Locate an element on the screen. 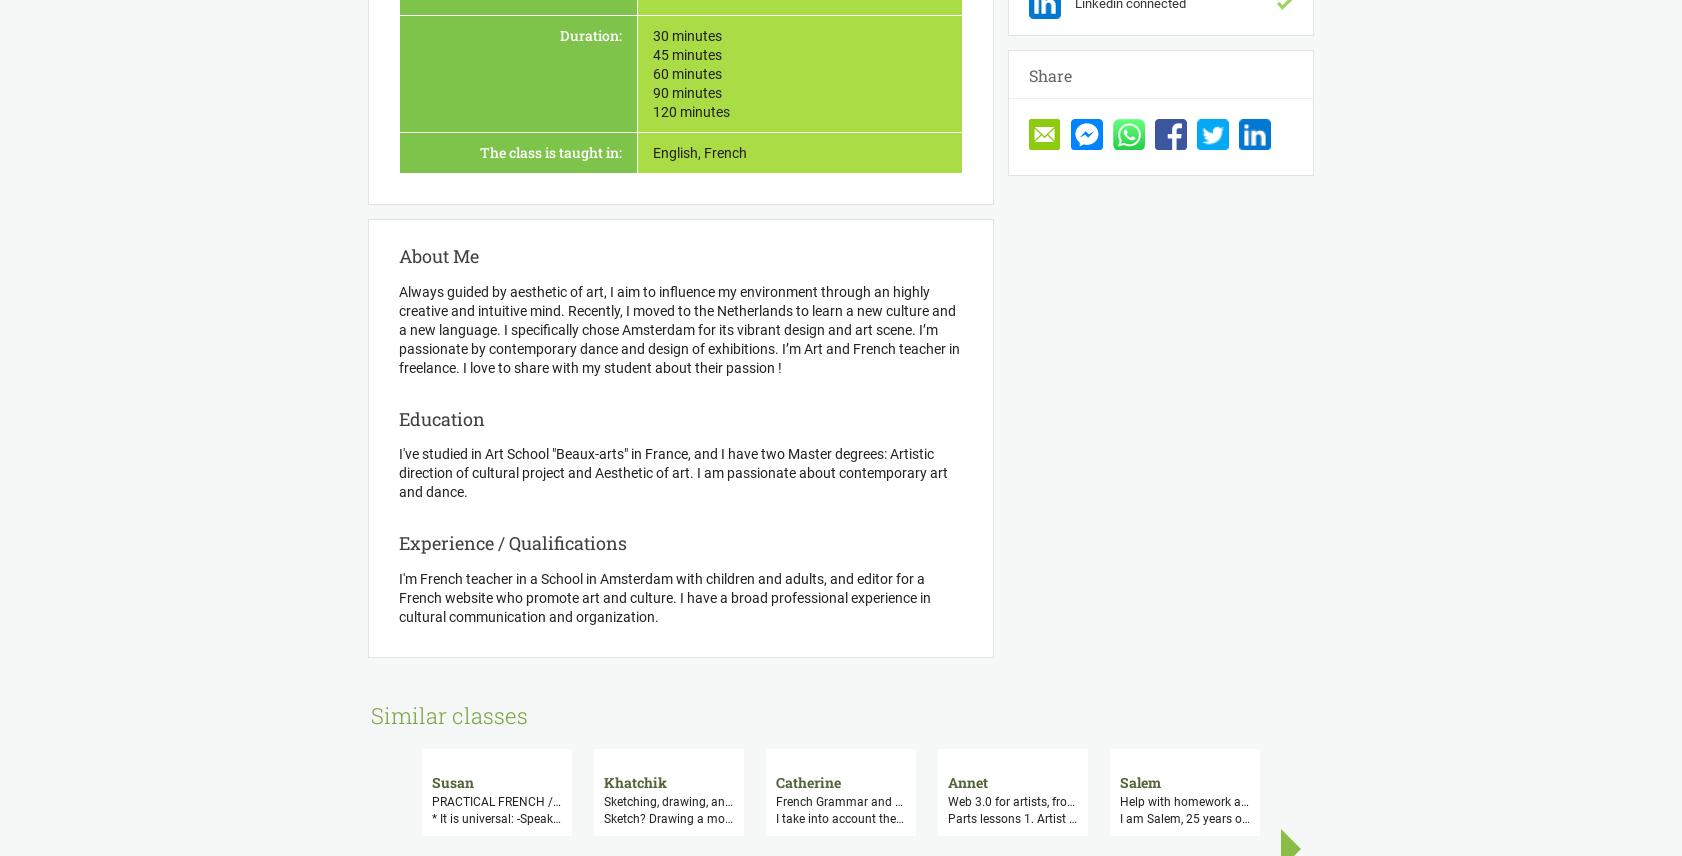 This screenshot has height=856, width=1682. 'Thierry' is located at coordinates (1490, 781).